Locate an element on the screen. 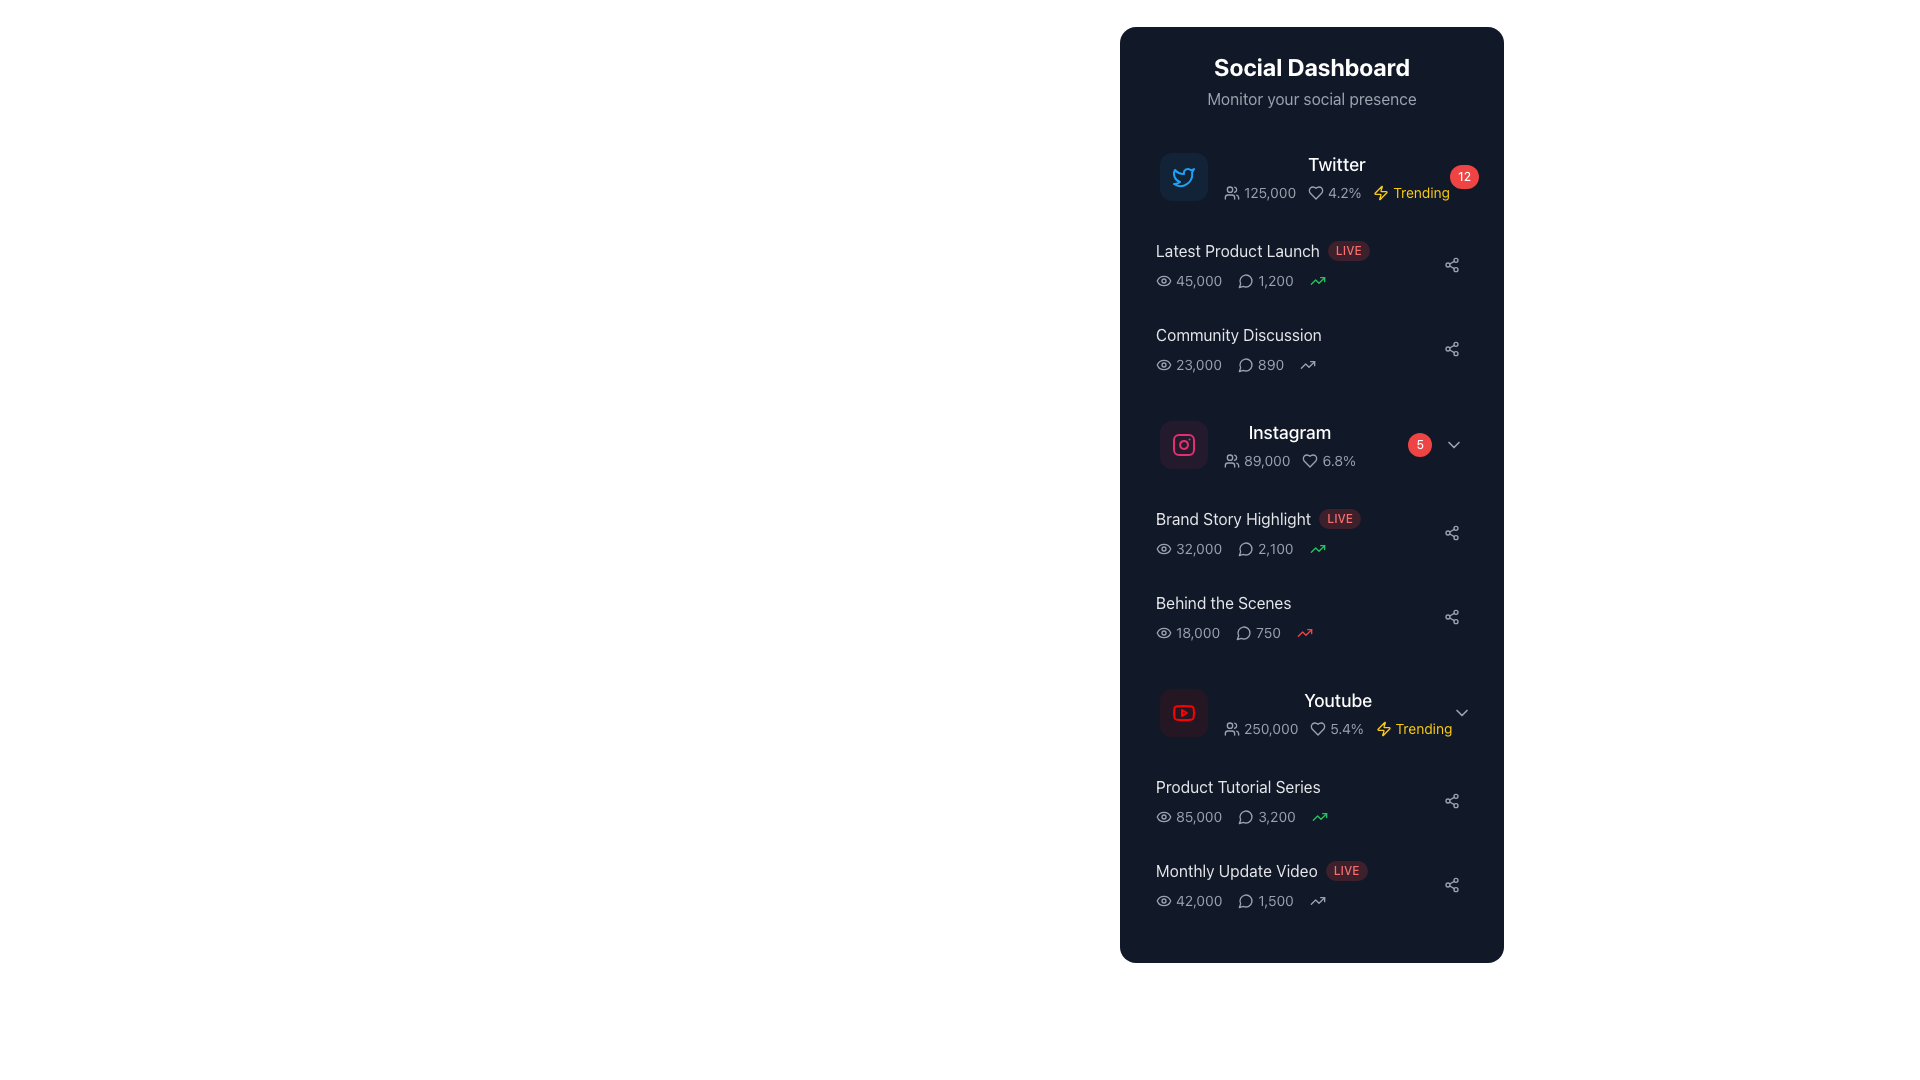 The image size is (1920, 1080). the upward trend indicator icon located to the right of the numeric indicator '1,200' in the second row under 'Latest Product Launch' is located at coordinates (1317, 281).